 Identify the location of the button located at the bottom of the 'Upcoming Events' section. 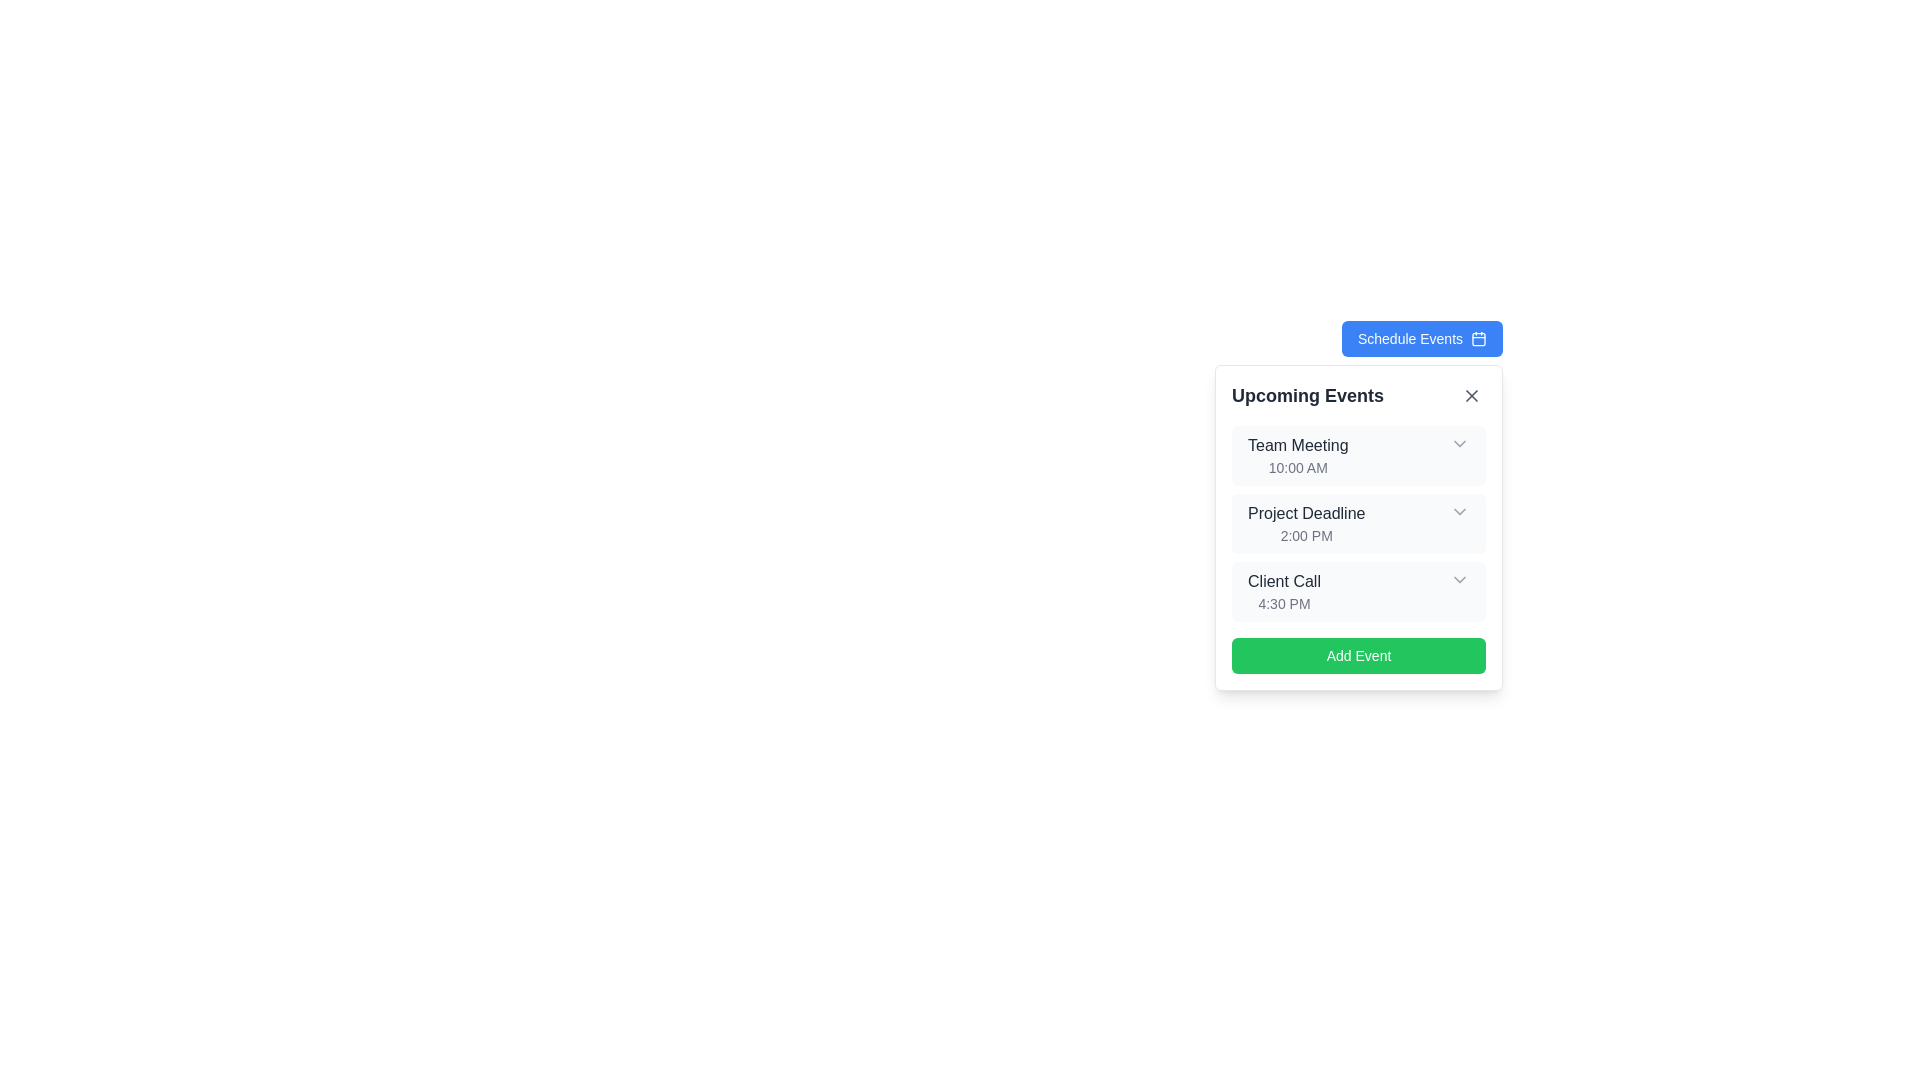
(1358, 655).